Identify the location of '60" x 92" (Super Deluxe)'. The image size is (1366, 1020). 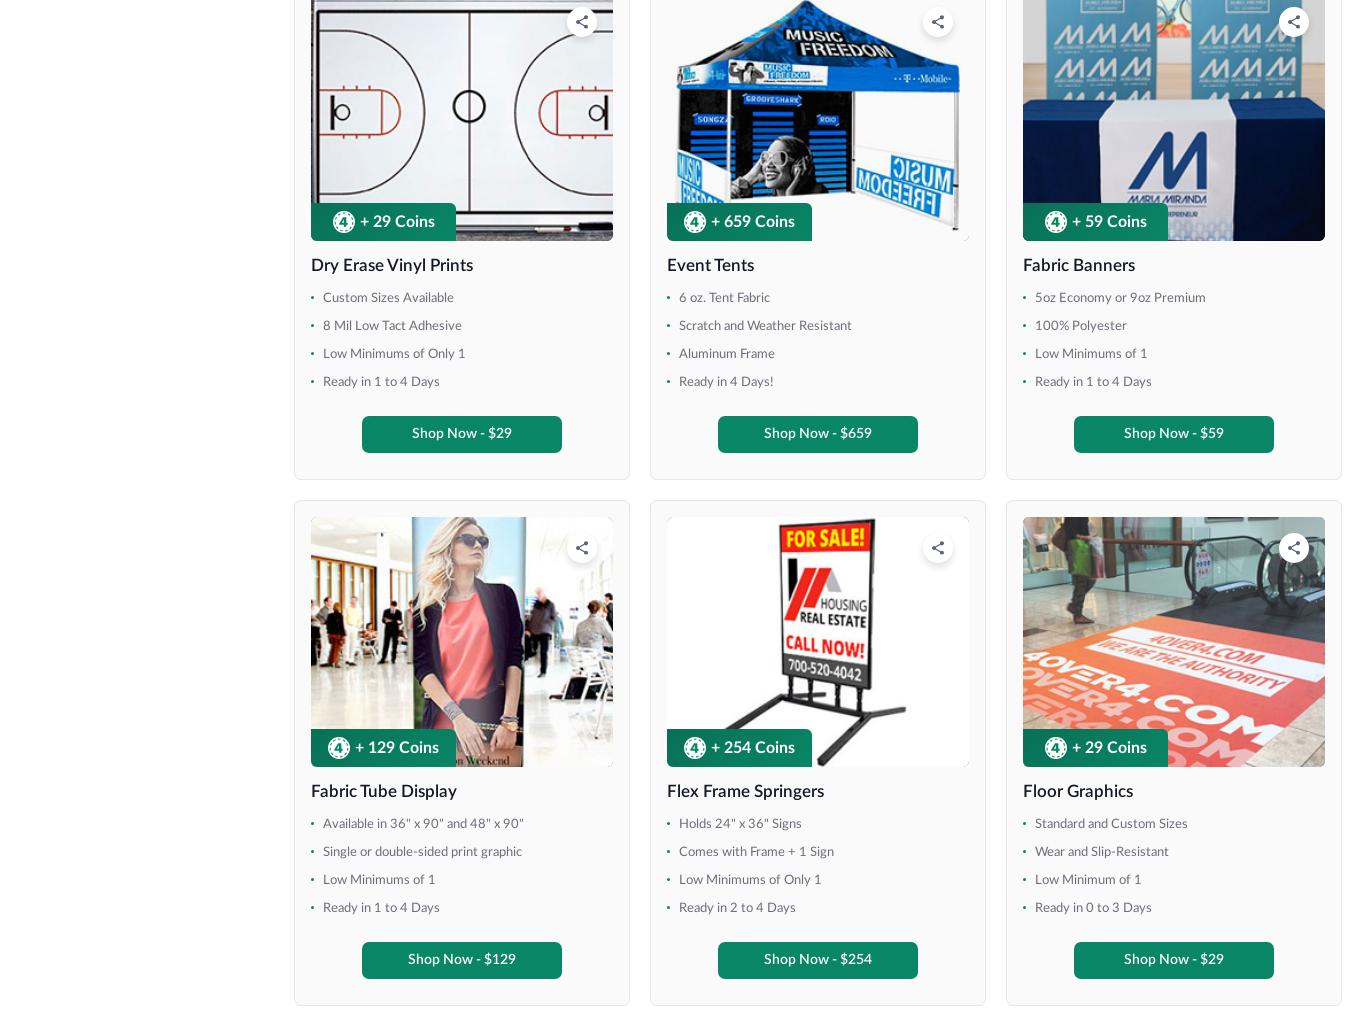
(129, 781).